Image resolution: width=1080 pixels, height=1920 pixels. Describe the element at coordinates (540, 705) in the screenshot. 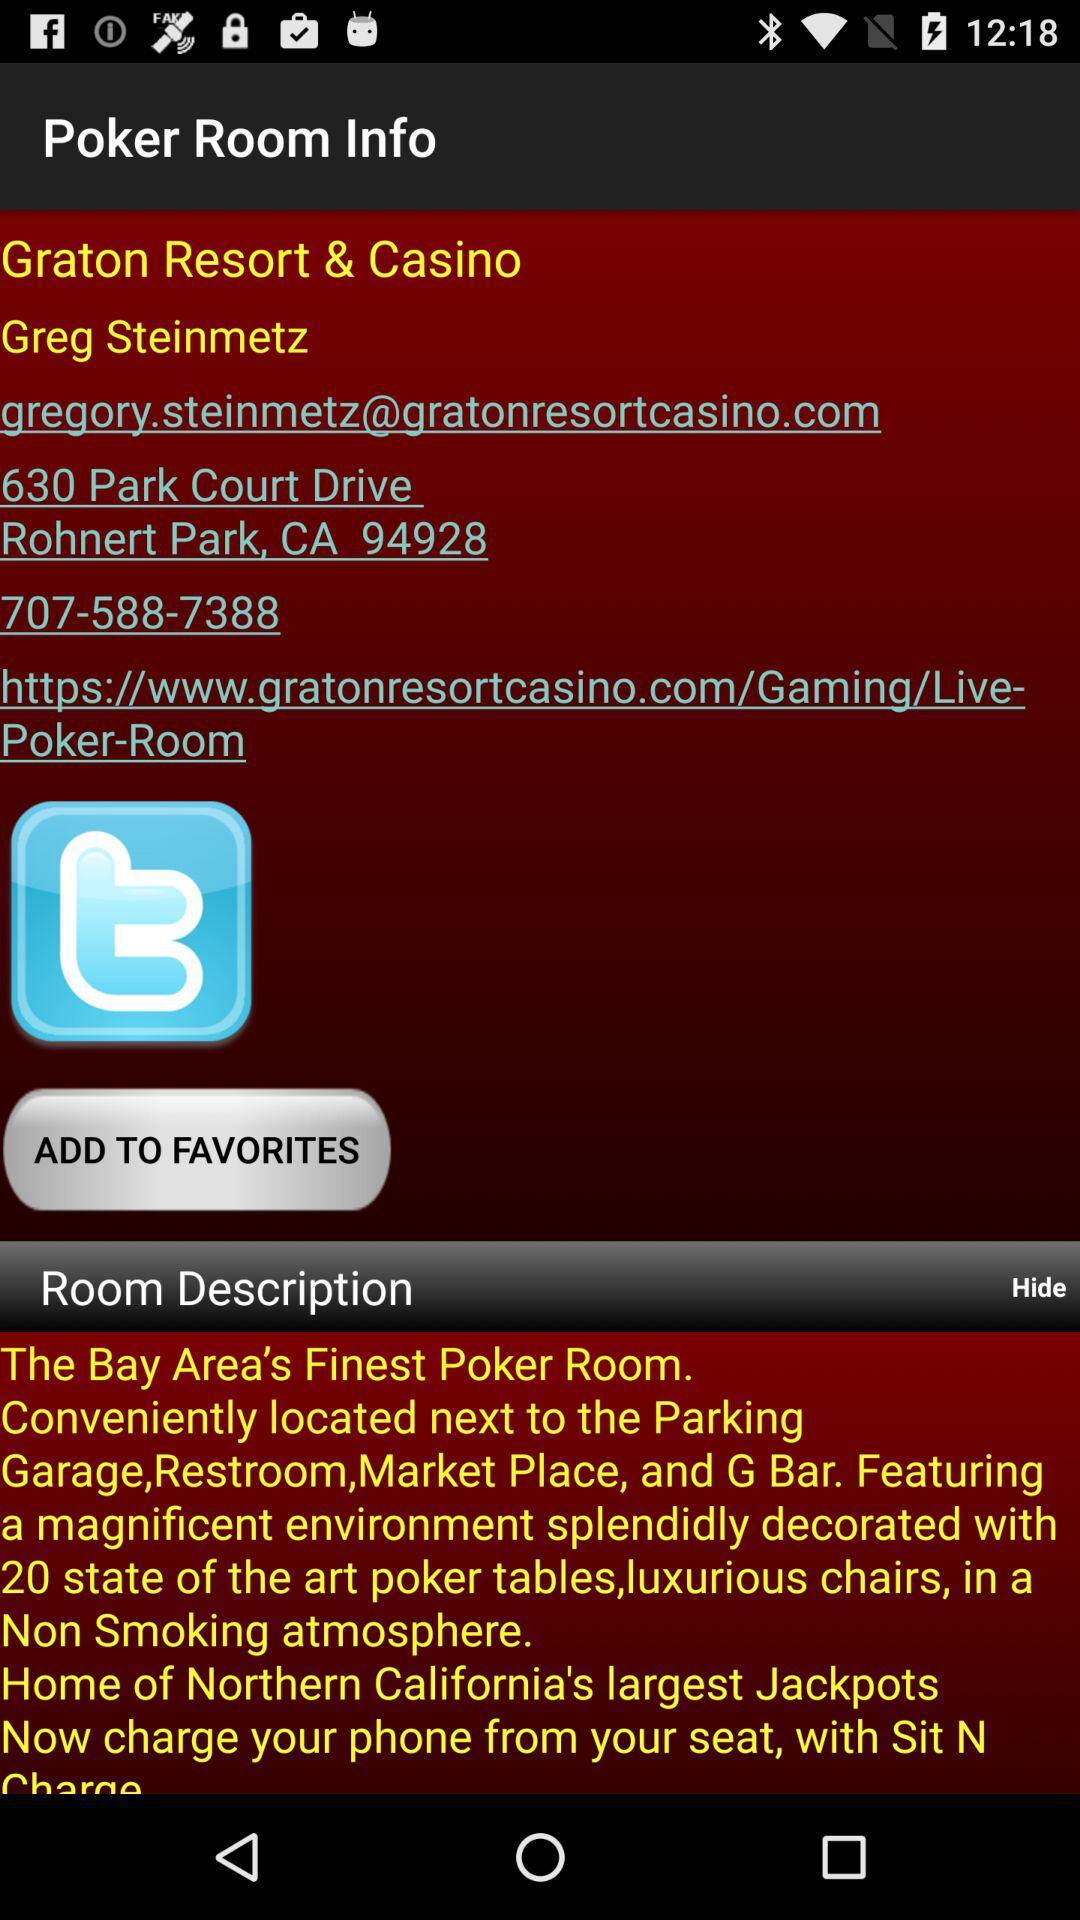

I see `app at the center` at that location.